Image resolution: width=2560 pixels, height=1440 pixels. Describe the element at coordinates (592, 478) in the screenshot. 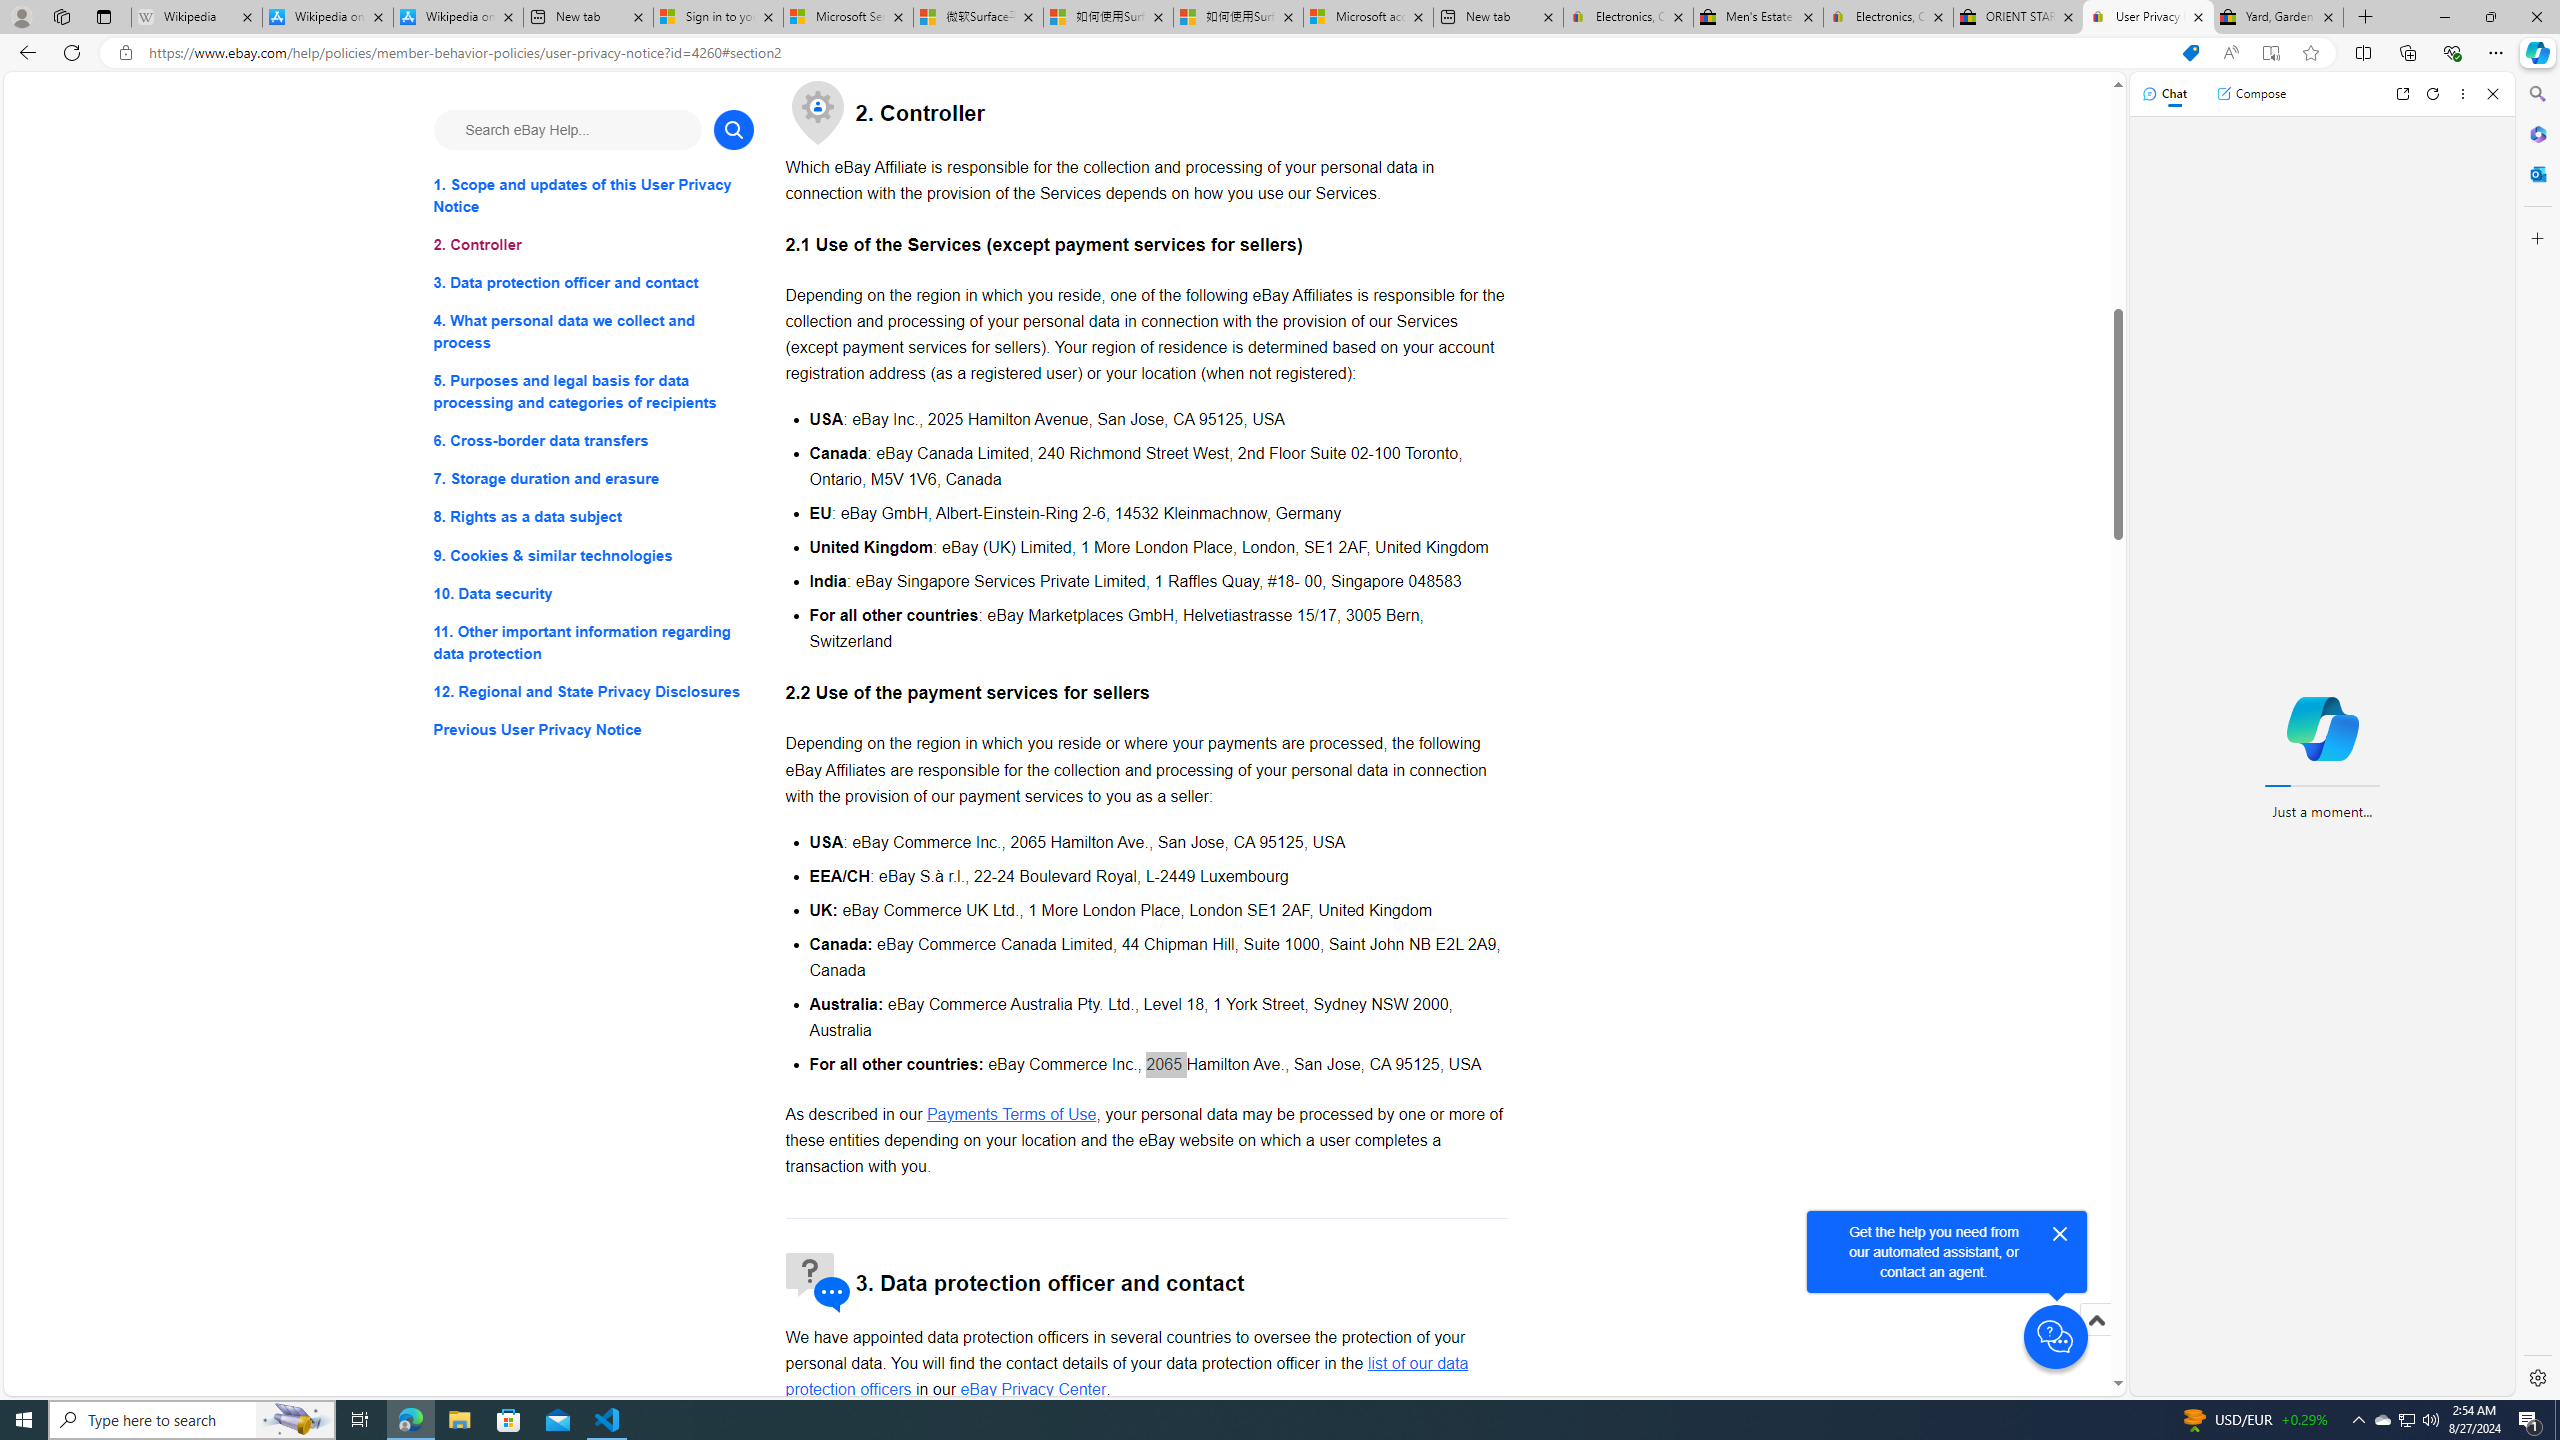

I see `'7. Storage duration and erasure'` at that location.